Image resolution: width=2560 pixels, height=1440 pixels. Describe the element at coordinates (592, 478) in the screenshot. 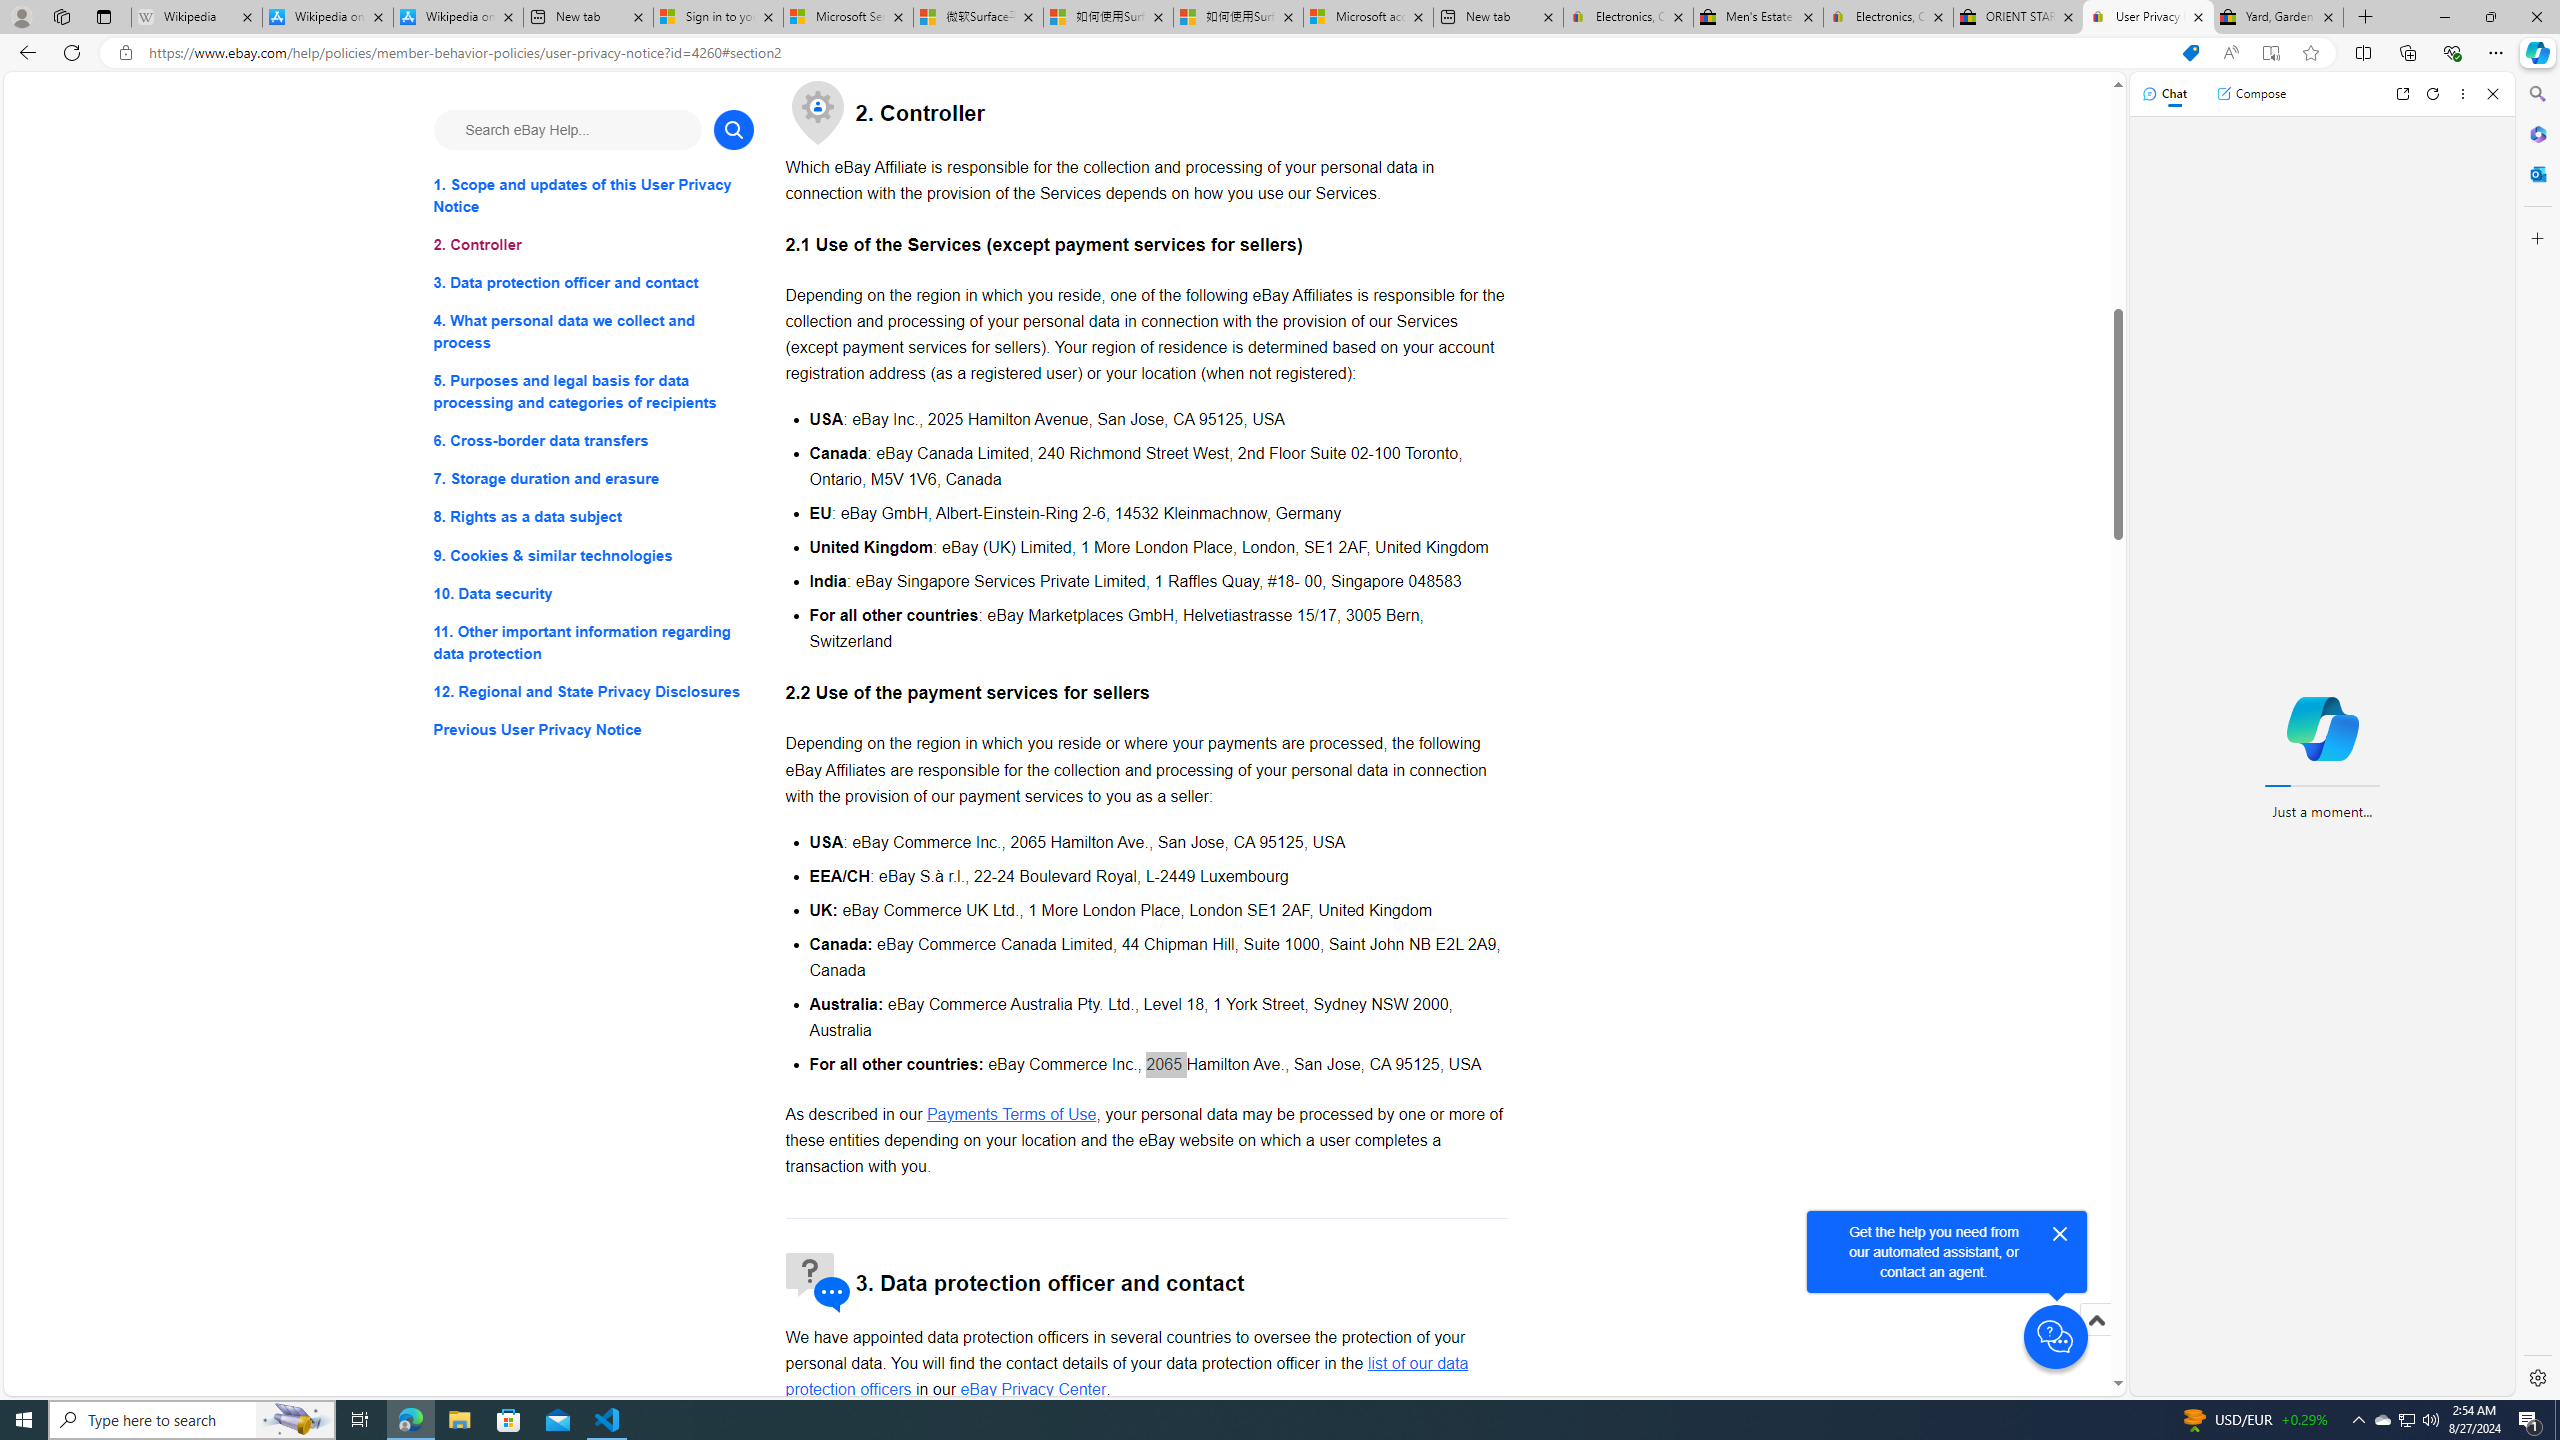

I see `'7. Storage duration and erasure'` at that location.